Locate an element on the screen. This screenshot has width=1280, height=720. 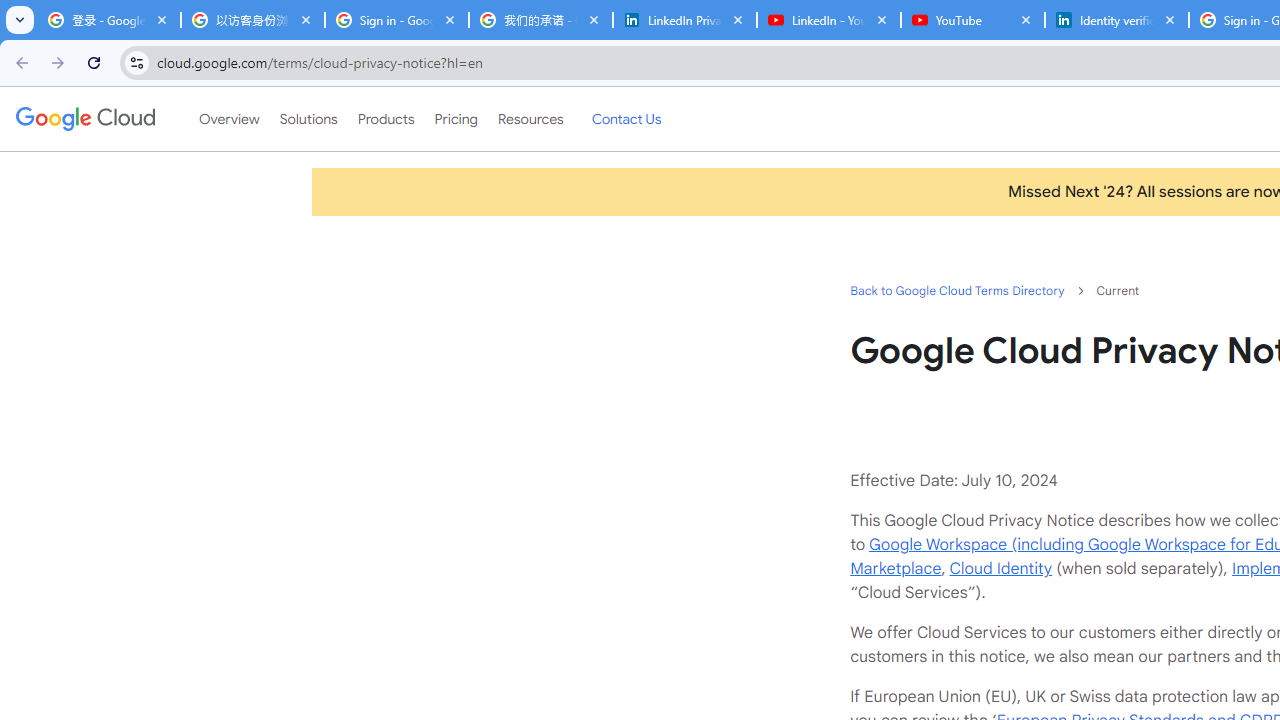
'LinkedIn - YouTube' is located at coordinates (828, 20).